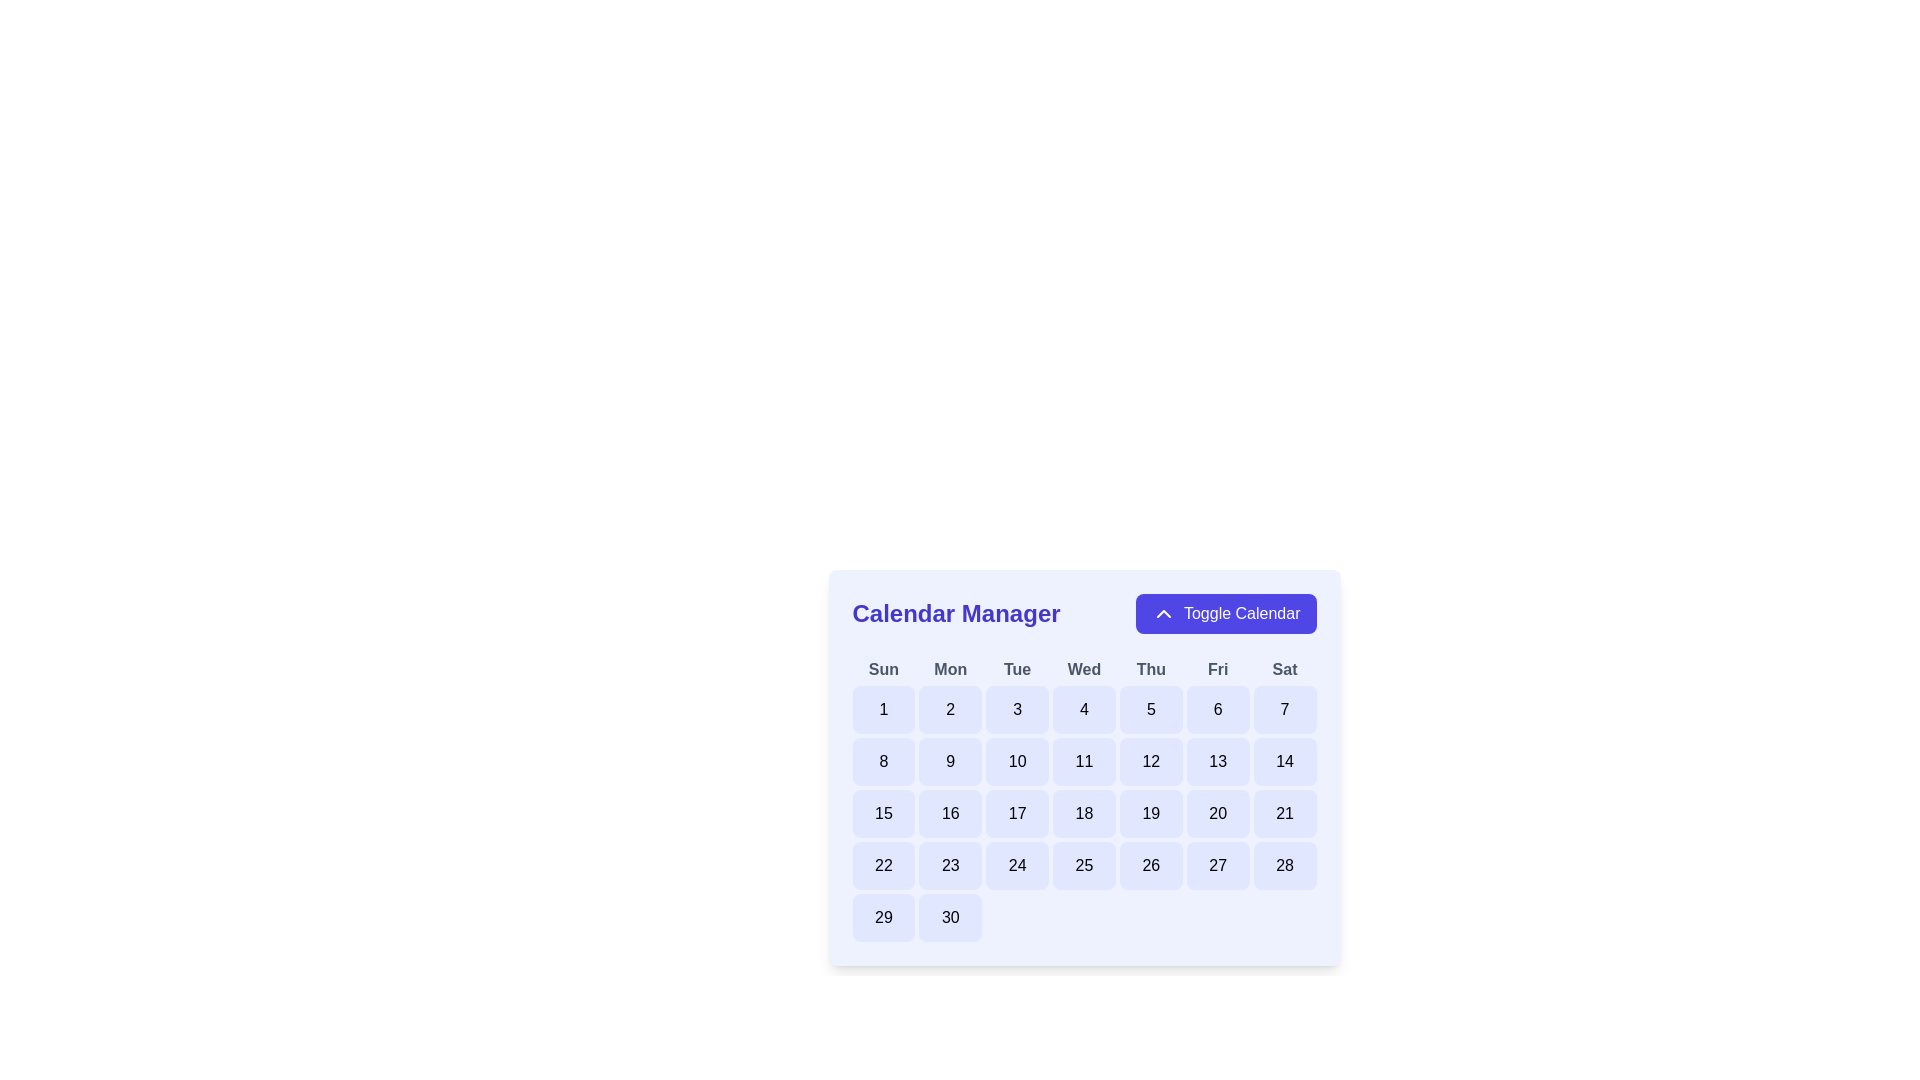 The height and width of the screenshot is (1080, 1920). Describe the element at coordinates (1225, 612) in the screenshot. I see `the 'Toggle Calendar' button with a purple background and upward-pointing chevron icon` at that location.